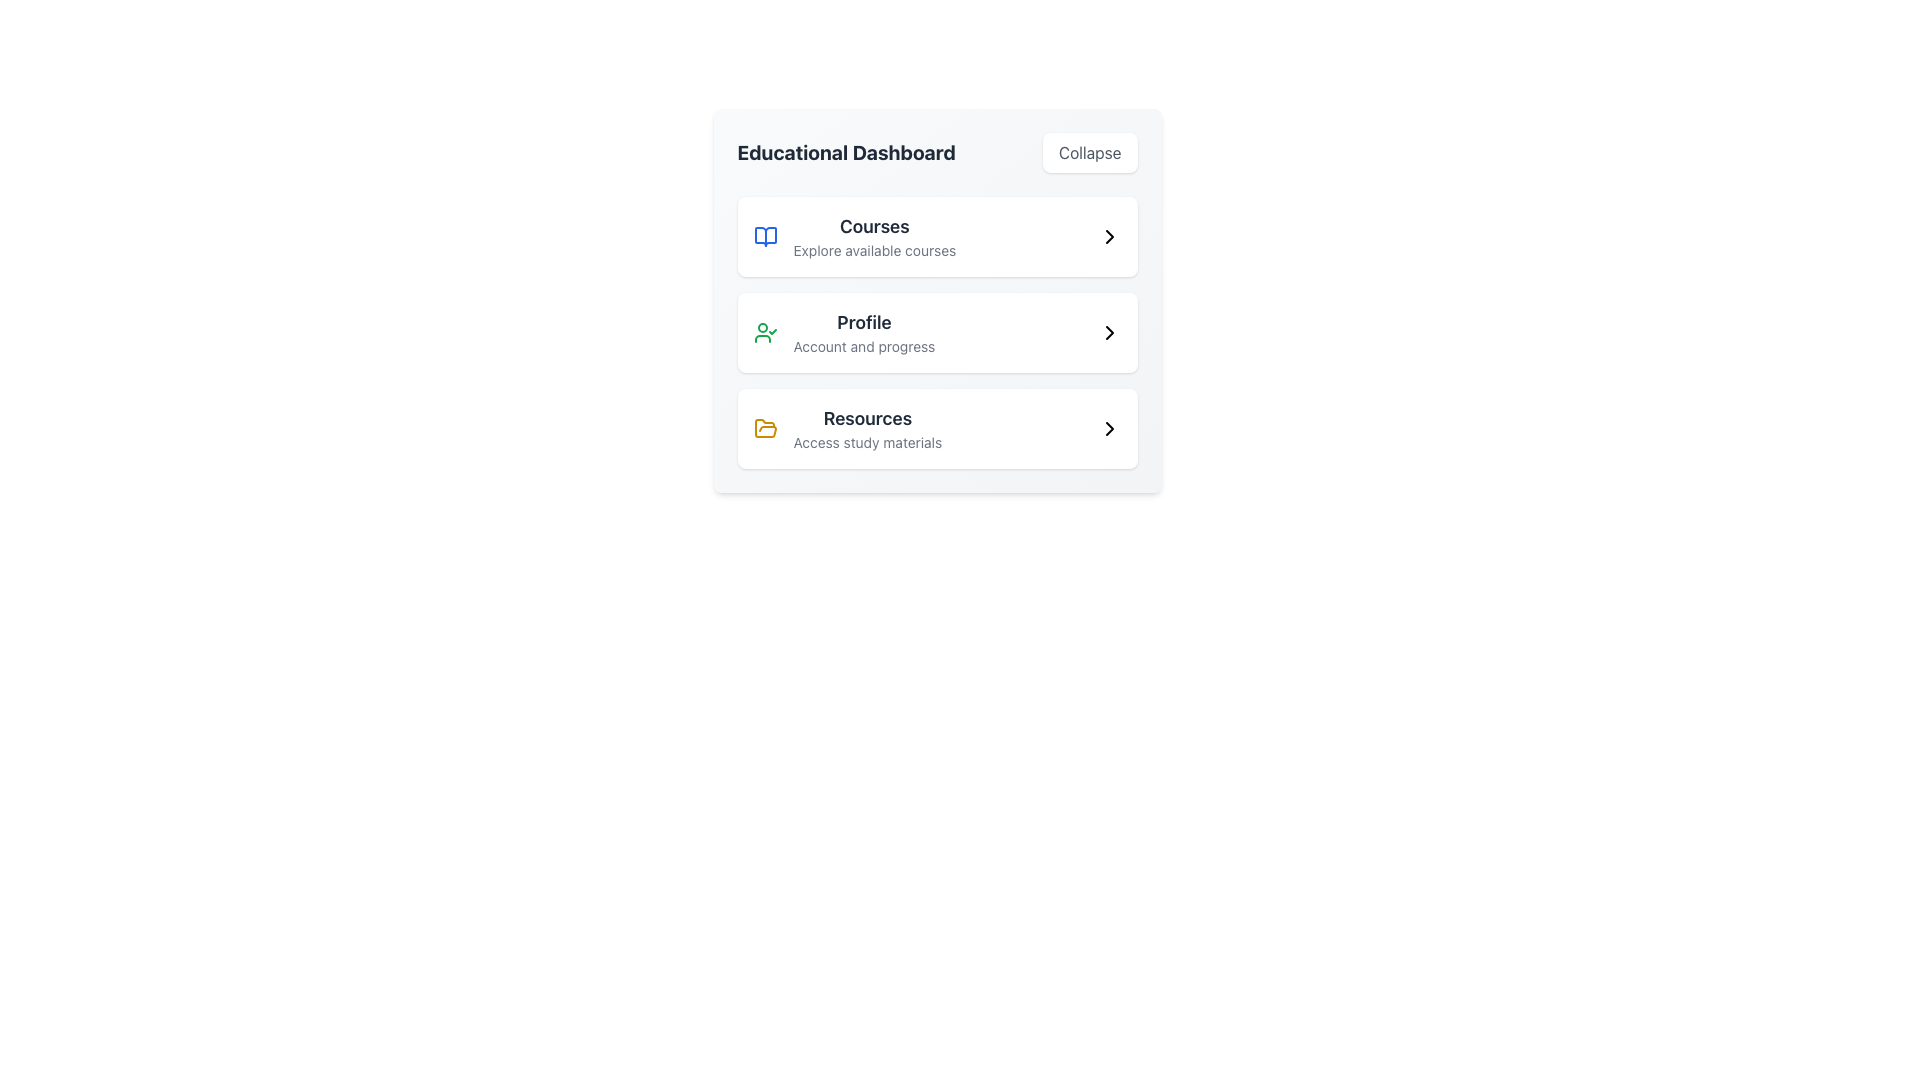 Image resolution: width=1920 pixels, height=1080 pixels. Describe the element at coordinates (764, 427) in the screenshot. I see `the yellow folder icon located next to the text 'Resources Access study materials' within the 'Educational Dashboard' card` at that location.